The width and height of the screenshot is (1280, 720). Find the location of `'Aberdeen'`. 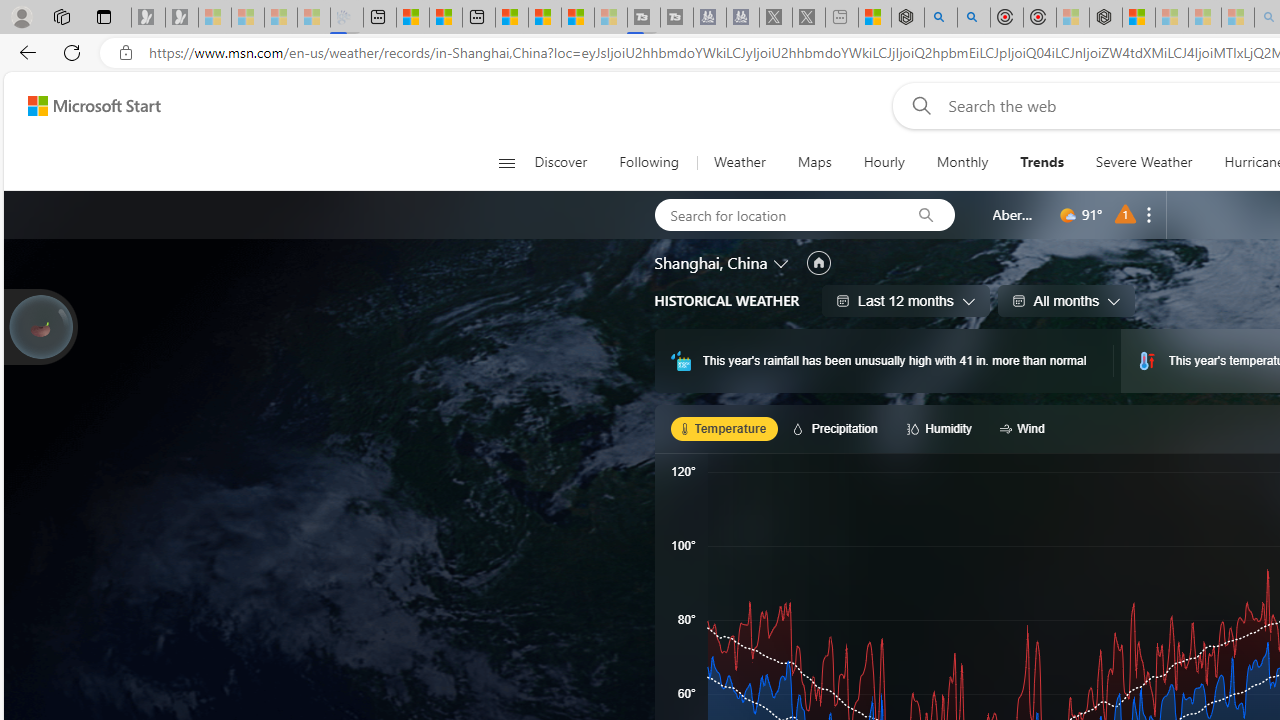

'Aberdeen' is located at coordinates (1014, 214).